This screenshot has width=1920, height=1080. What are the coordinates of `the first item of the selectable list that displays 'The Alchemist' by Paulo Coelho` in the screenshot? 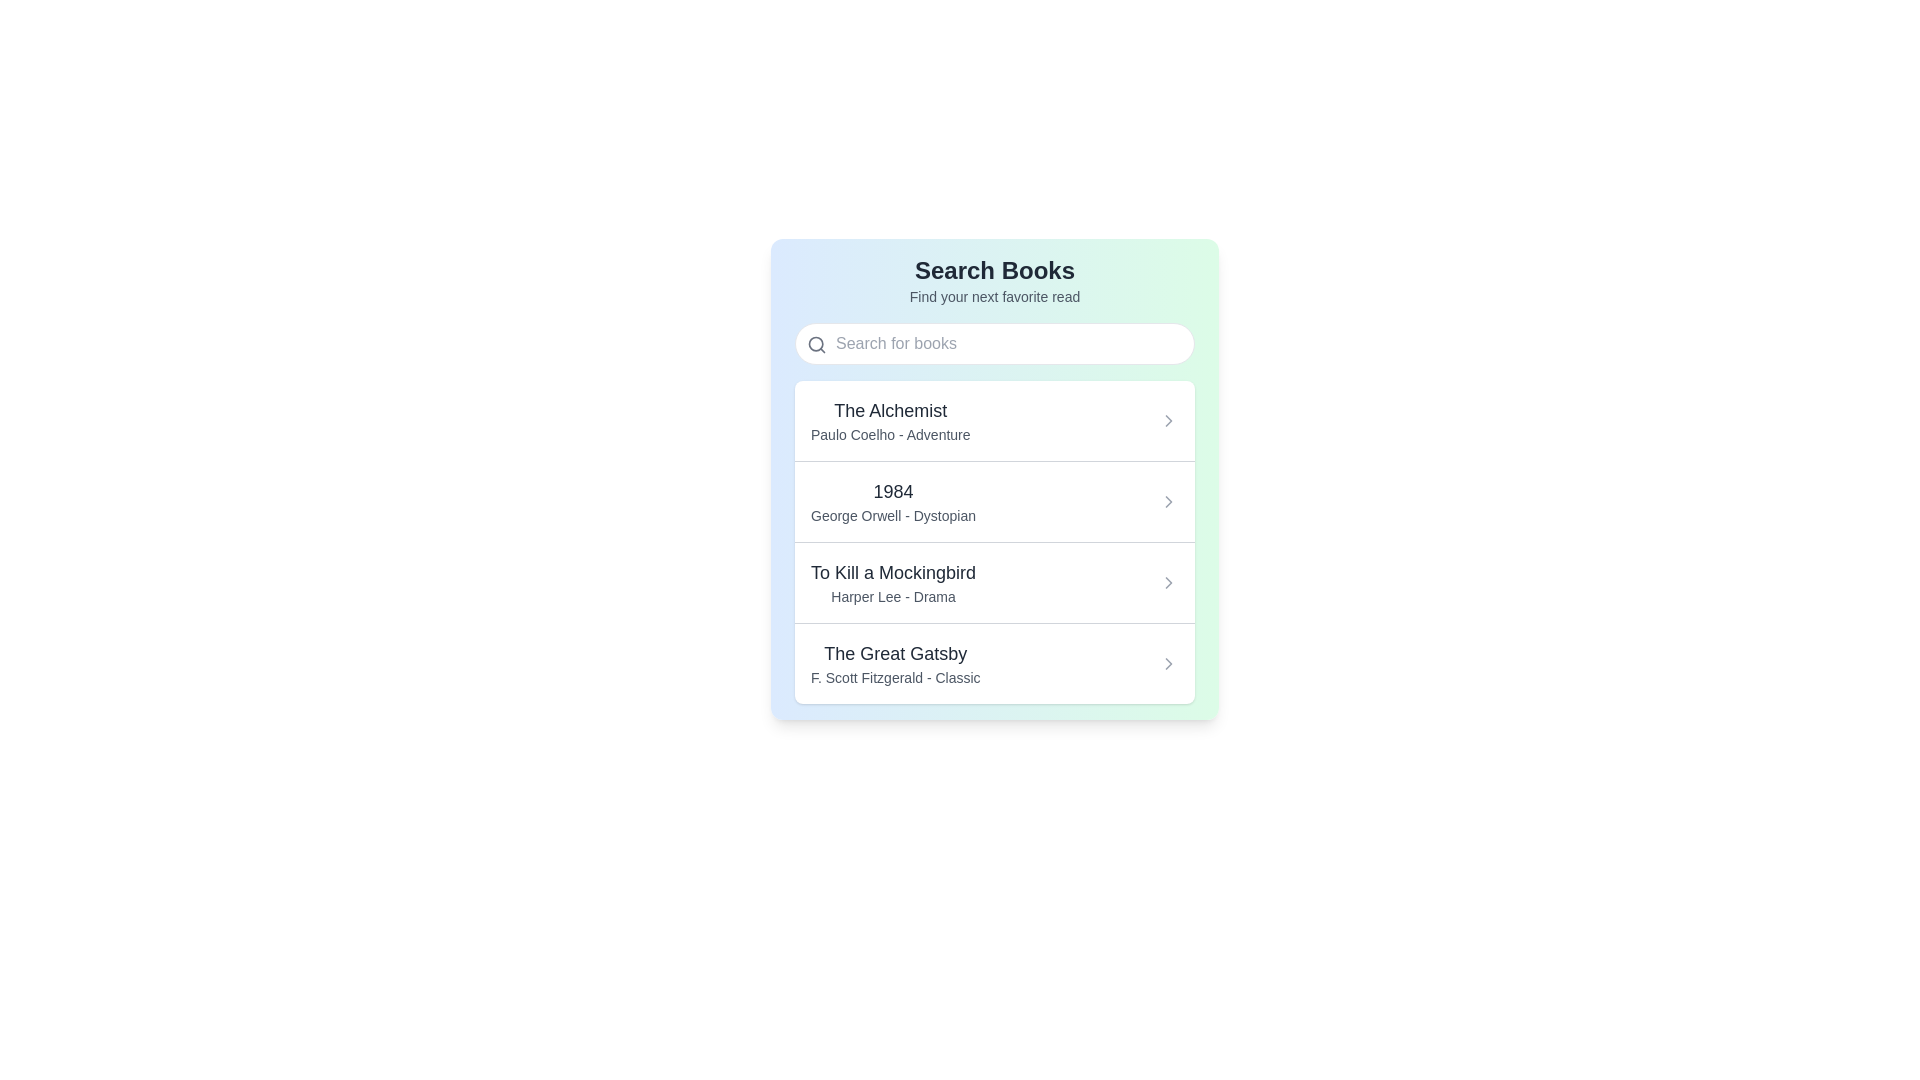 It's located at (889, 419).